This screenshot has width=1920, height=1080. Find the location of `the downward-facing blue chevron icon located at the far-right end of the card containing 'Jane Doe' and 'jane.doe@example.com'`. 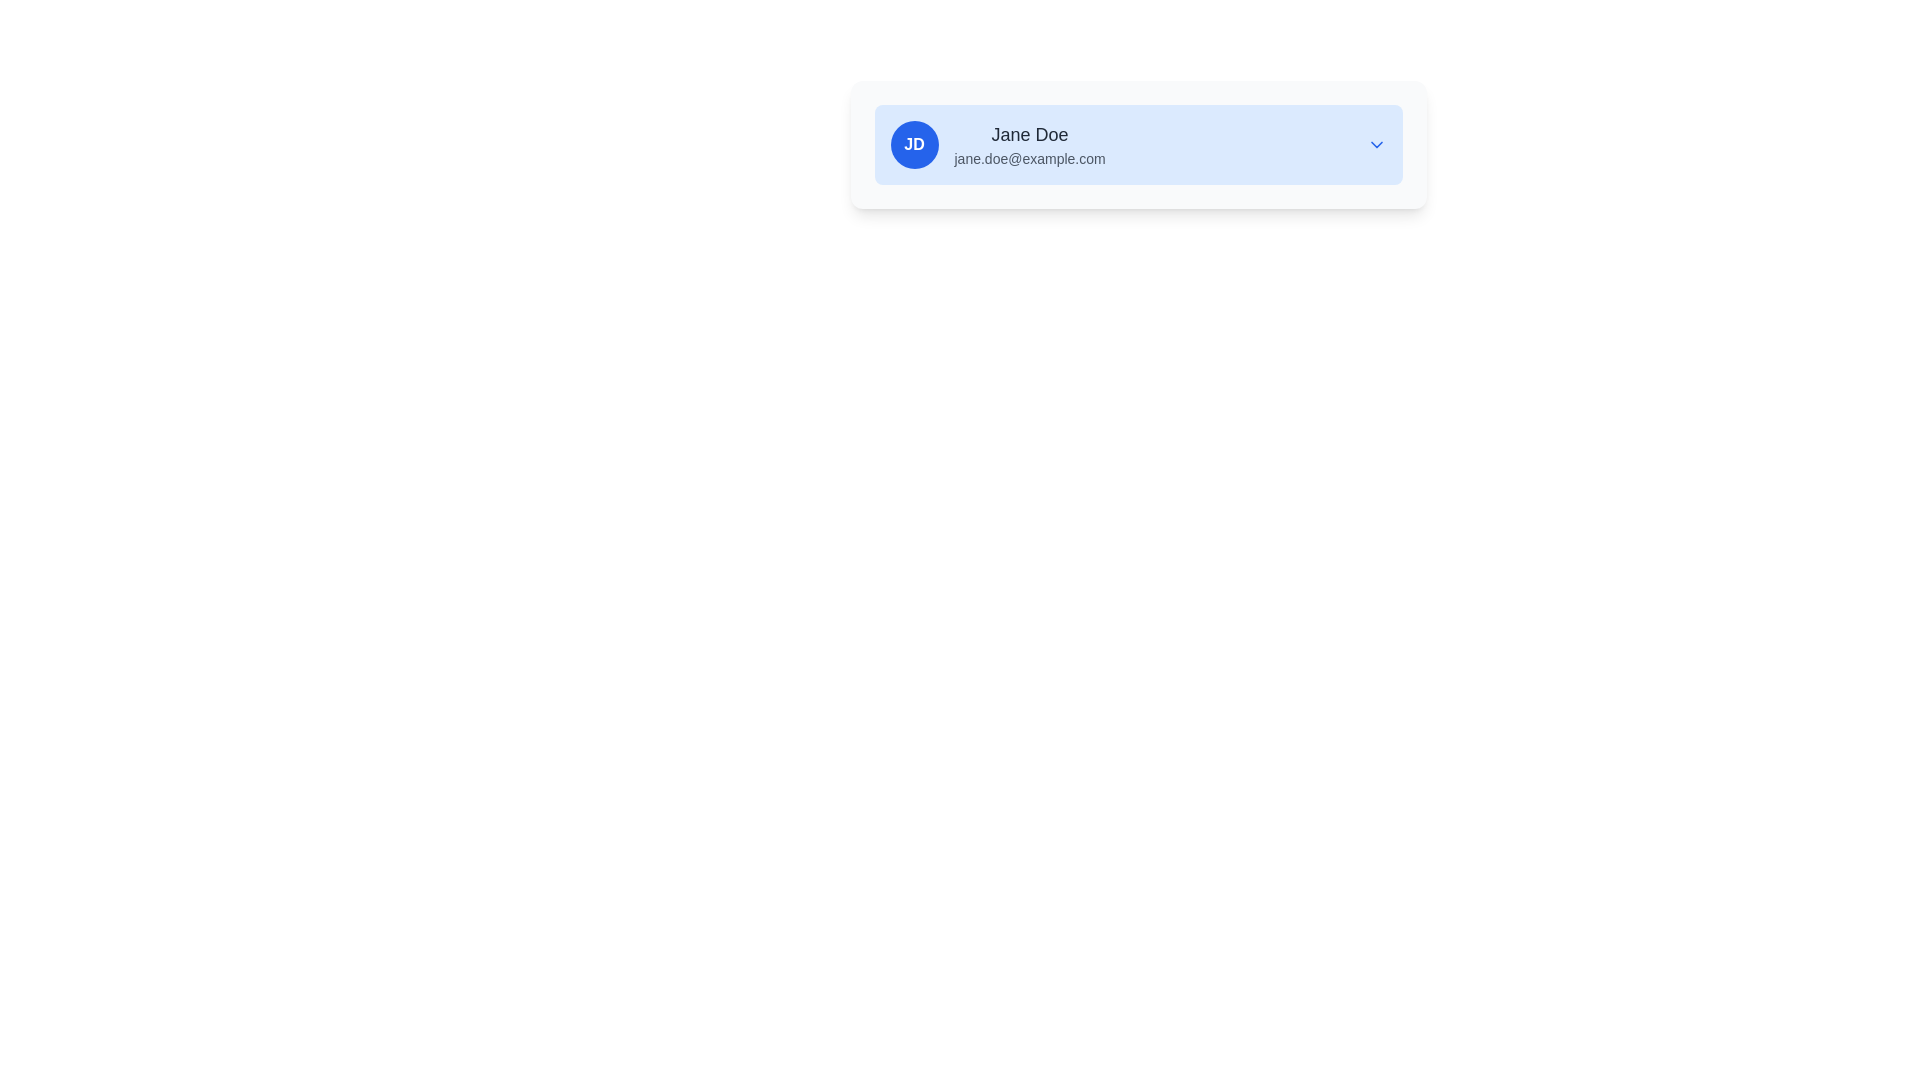

the downward-facing blue chevron icon located at the far-right end of the card containing 'Jane Doe' and 'jane.doe@example.com' is located at coordinates (1375, 144).